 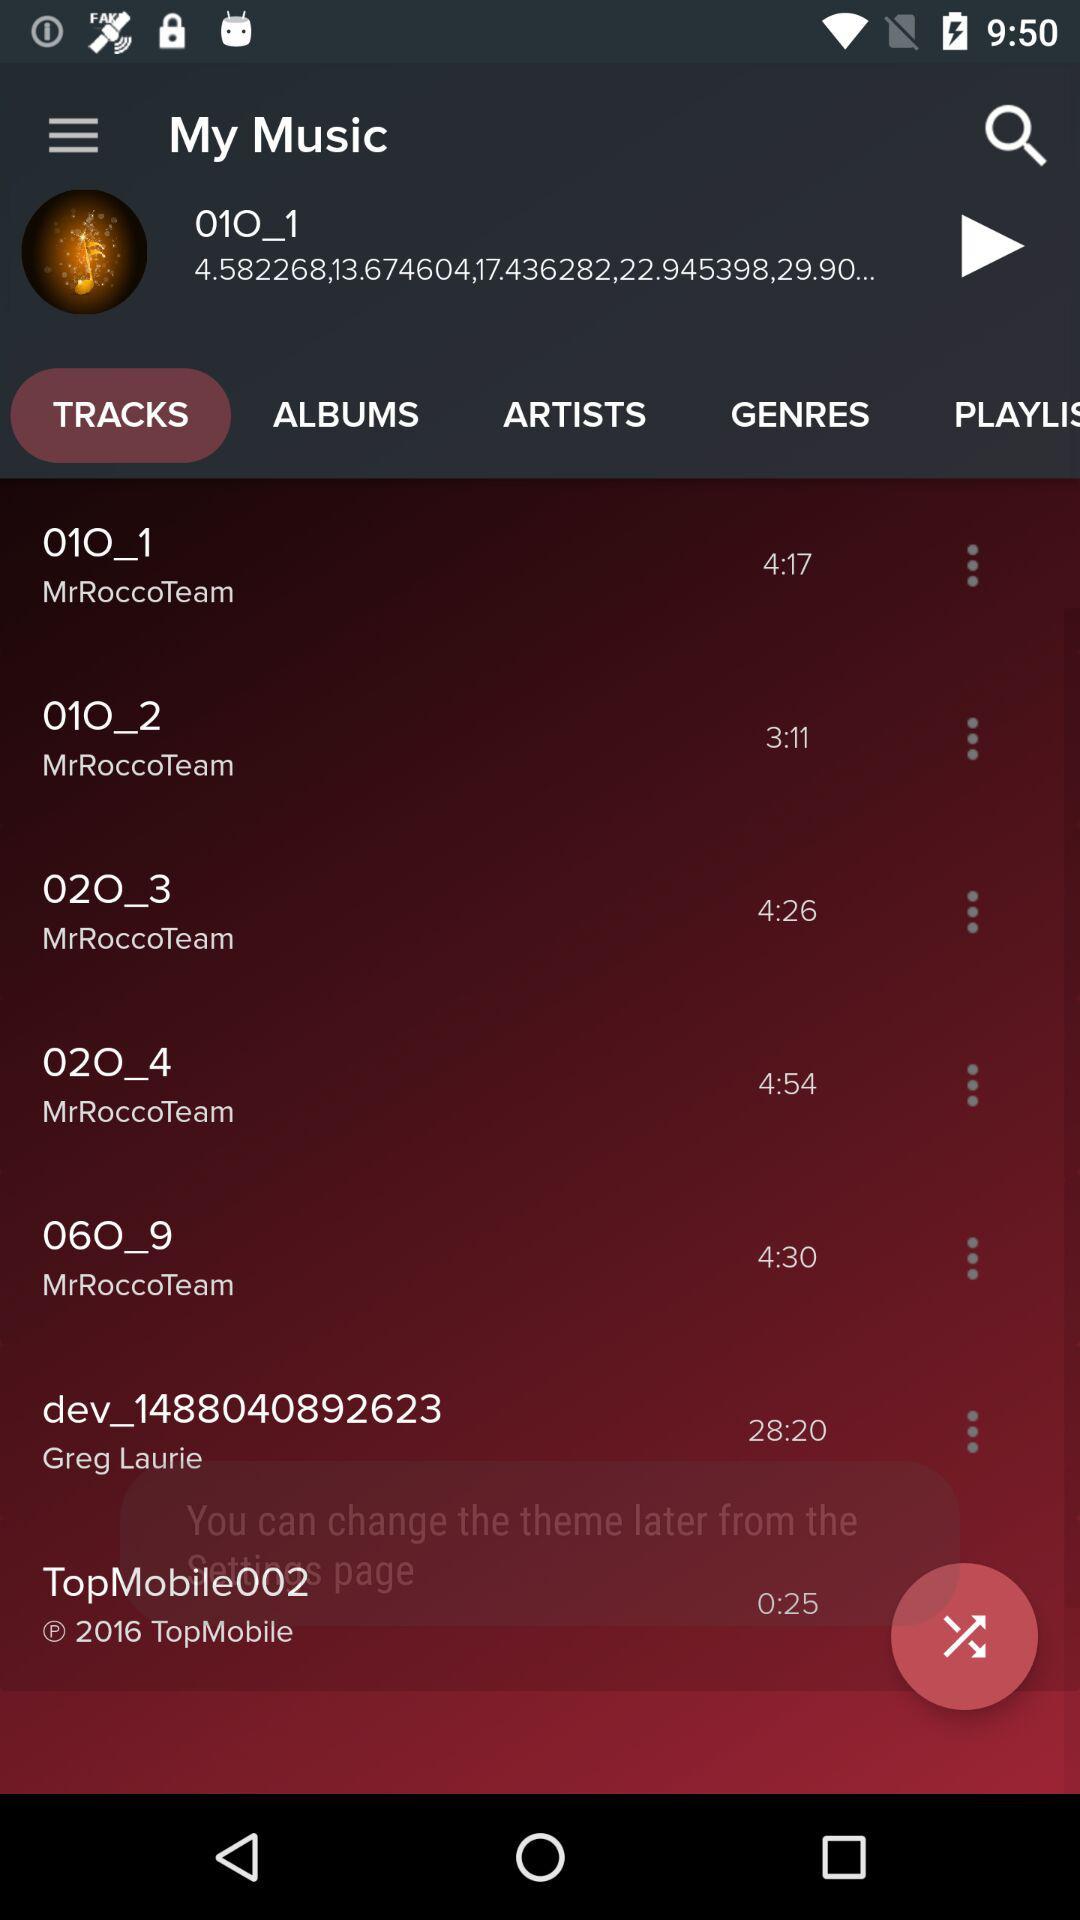 What do you see at coordinates (971, 1083) in the screenshot?
I see `more information on 02o_4` at bounding box center [971, 1083].